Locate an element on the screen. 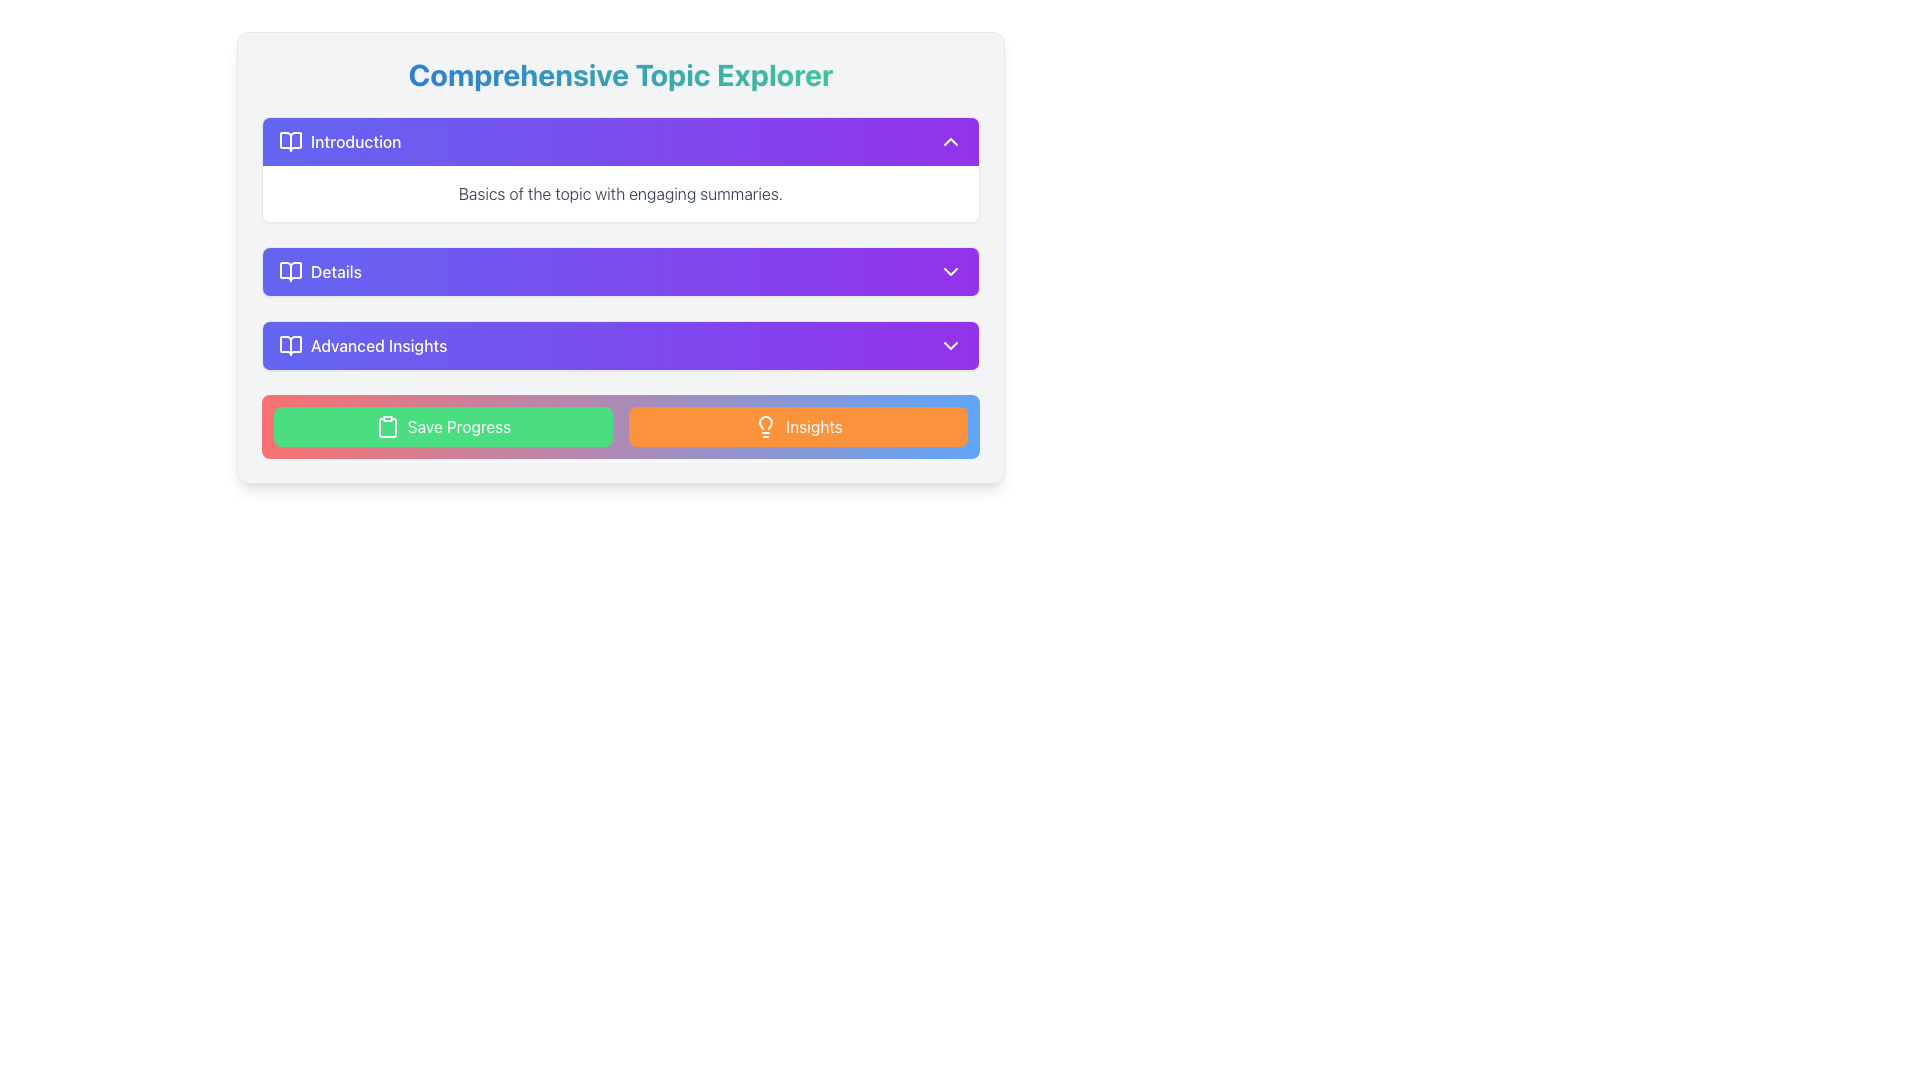 This screenshot has width=1920, height=1080. the 'Insights' button which features a lightbulb icon on the left side, located in the bottom right corner of the interface is located at coordinates (765, 426).